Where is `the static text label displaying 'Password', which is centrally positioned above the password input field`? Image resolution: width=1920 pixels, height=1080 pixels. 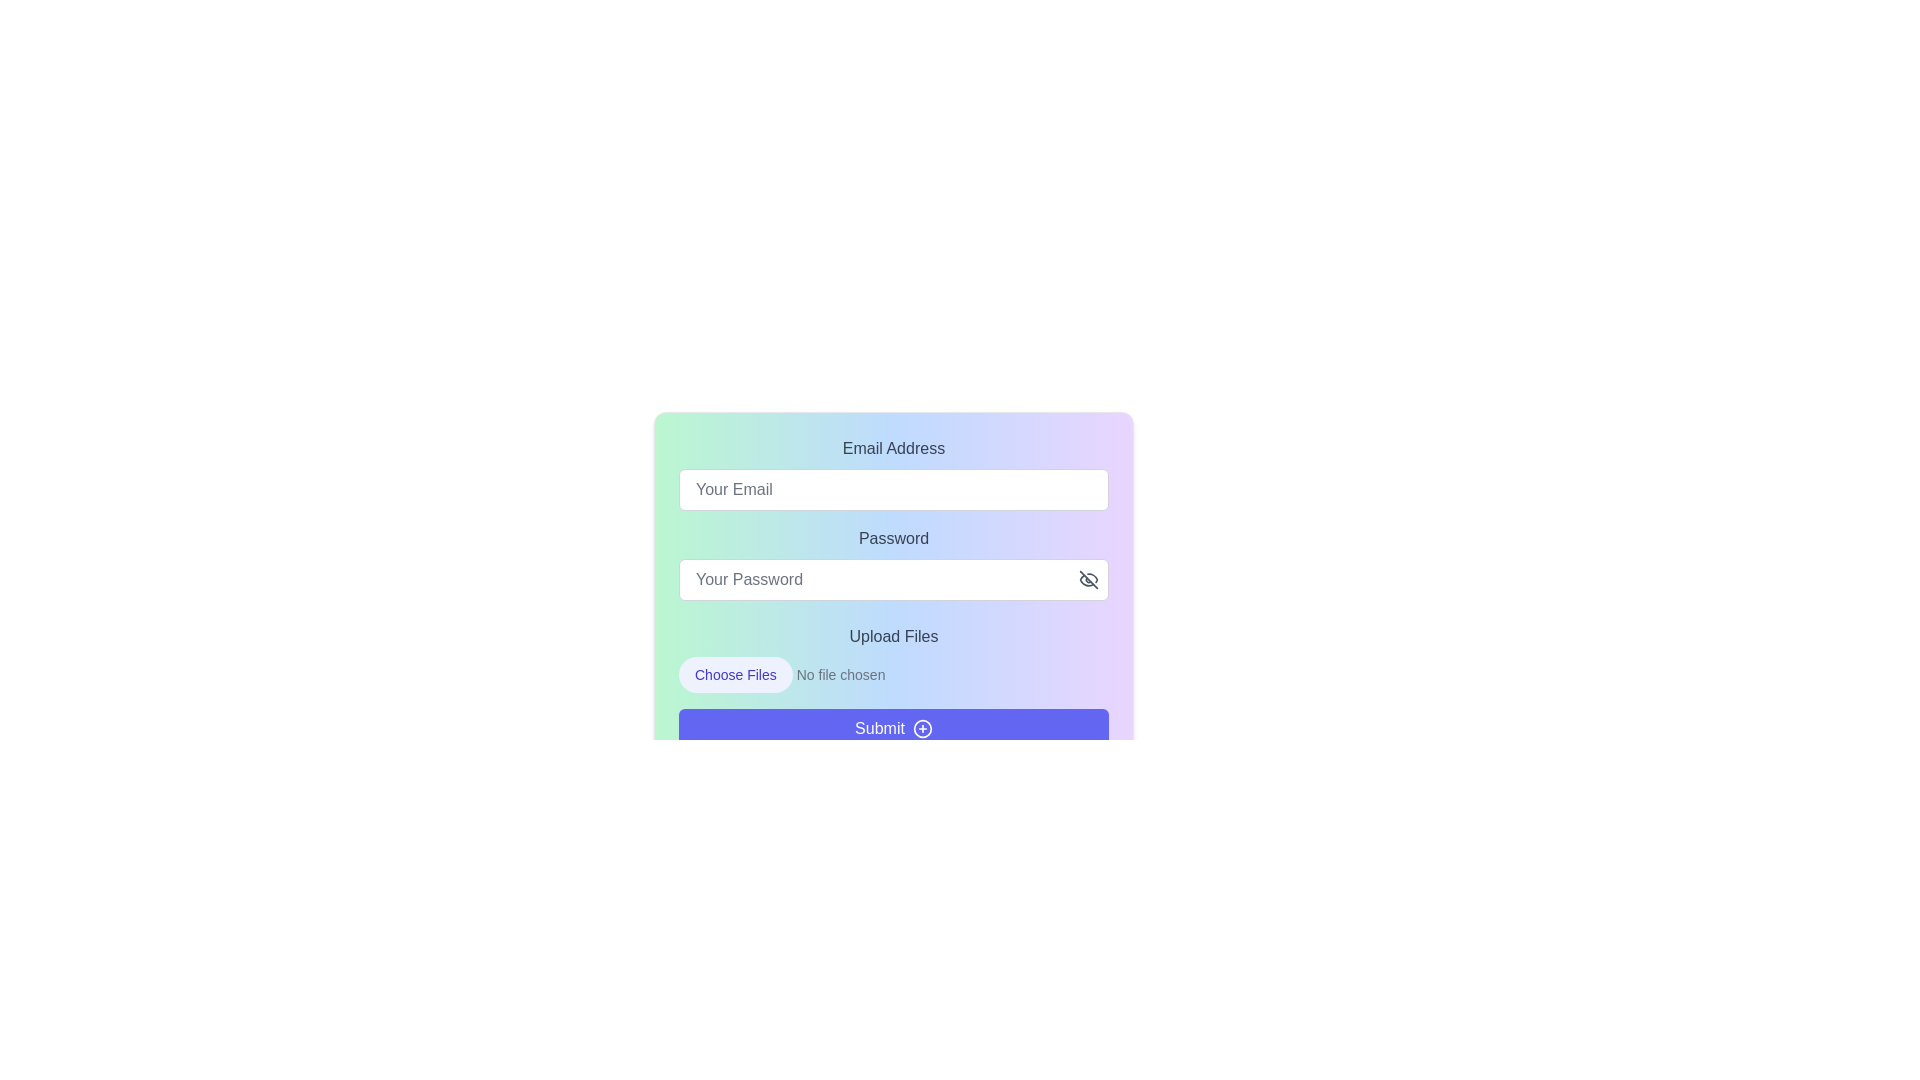 the static text label displaying 'Password', which is centrally positioned above the password input field is located at coordinates (892, 538).